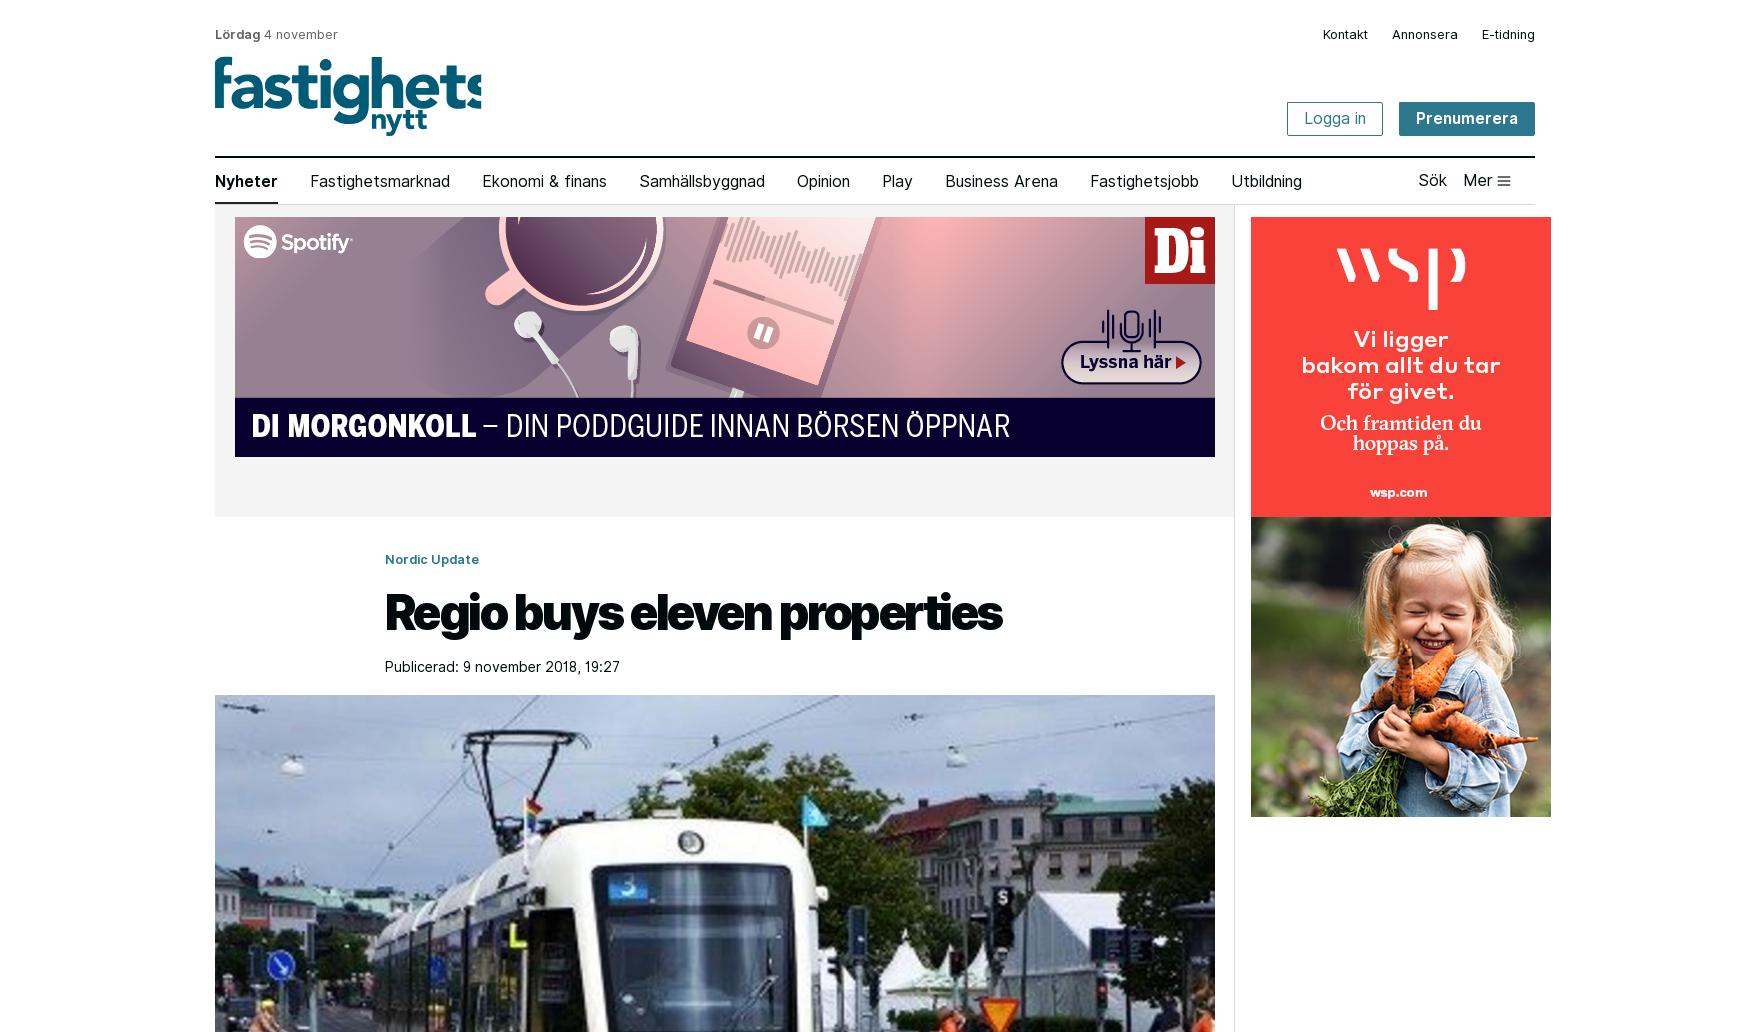 The image size is (1750, 1032). I want to click on 'Annonsera', so click(1424, 33).